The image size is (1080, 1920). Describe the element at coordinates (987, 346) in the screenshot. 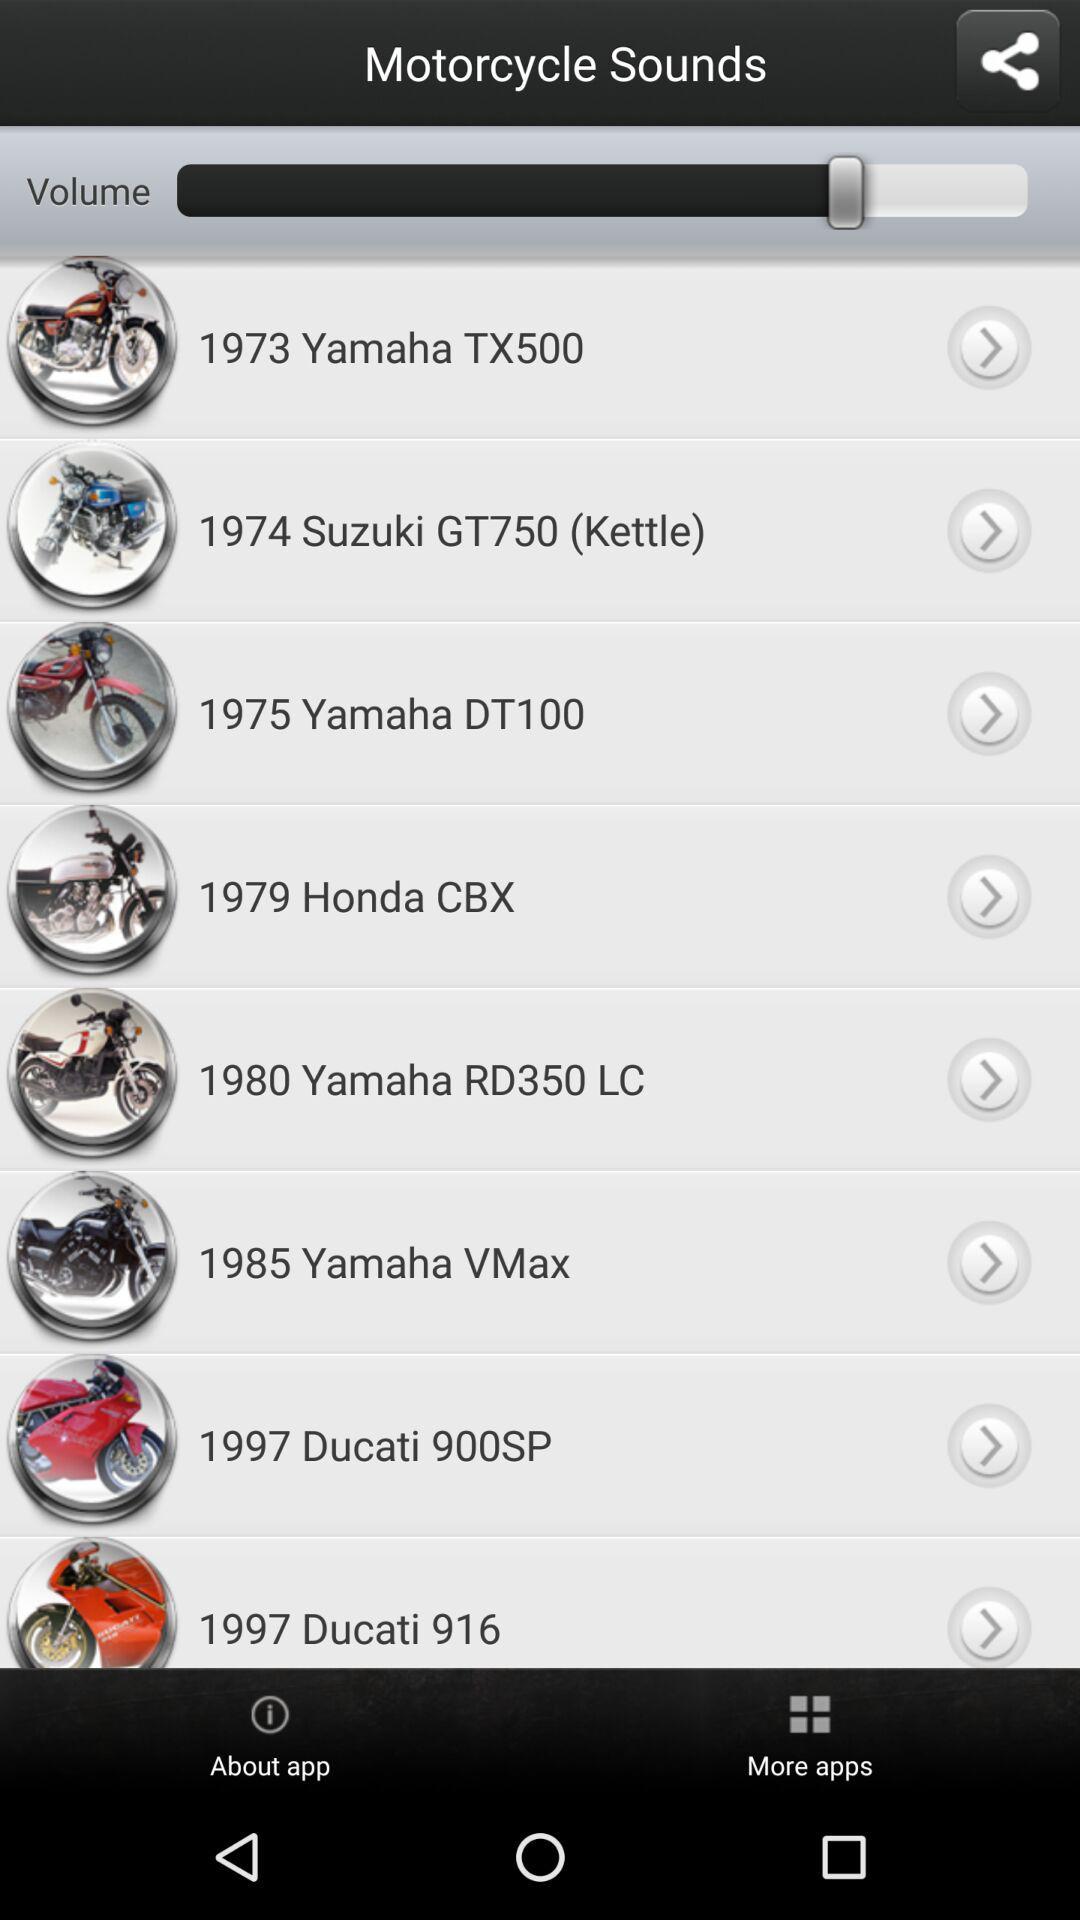

I see `listen to this motorcycle` at that location.